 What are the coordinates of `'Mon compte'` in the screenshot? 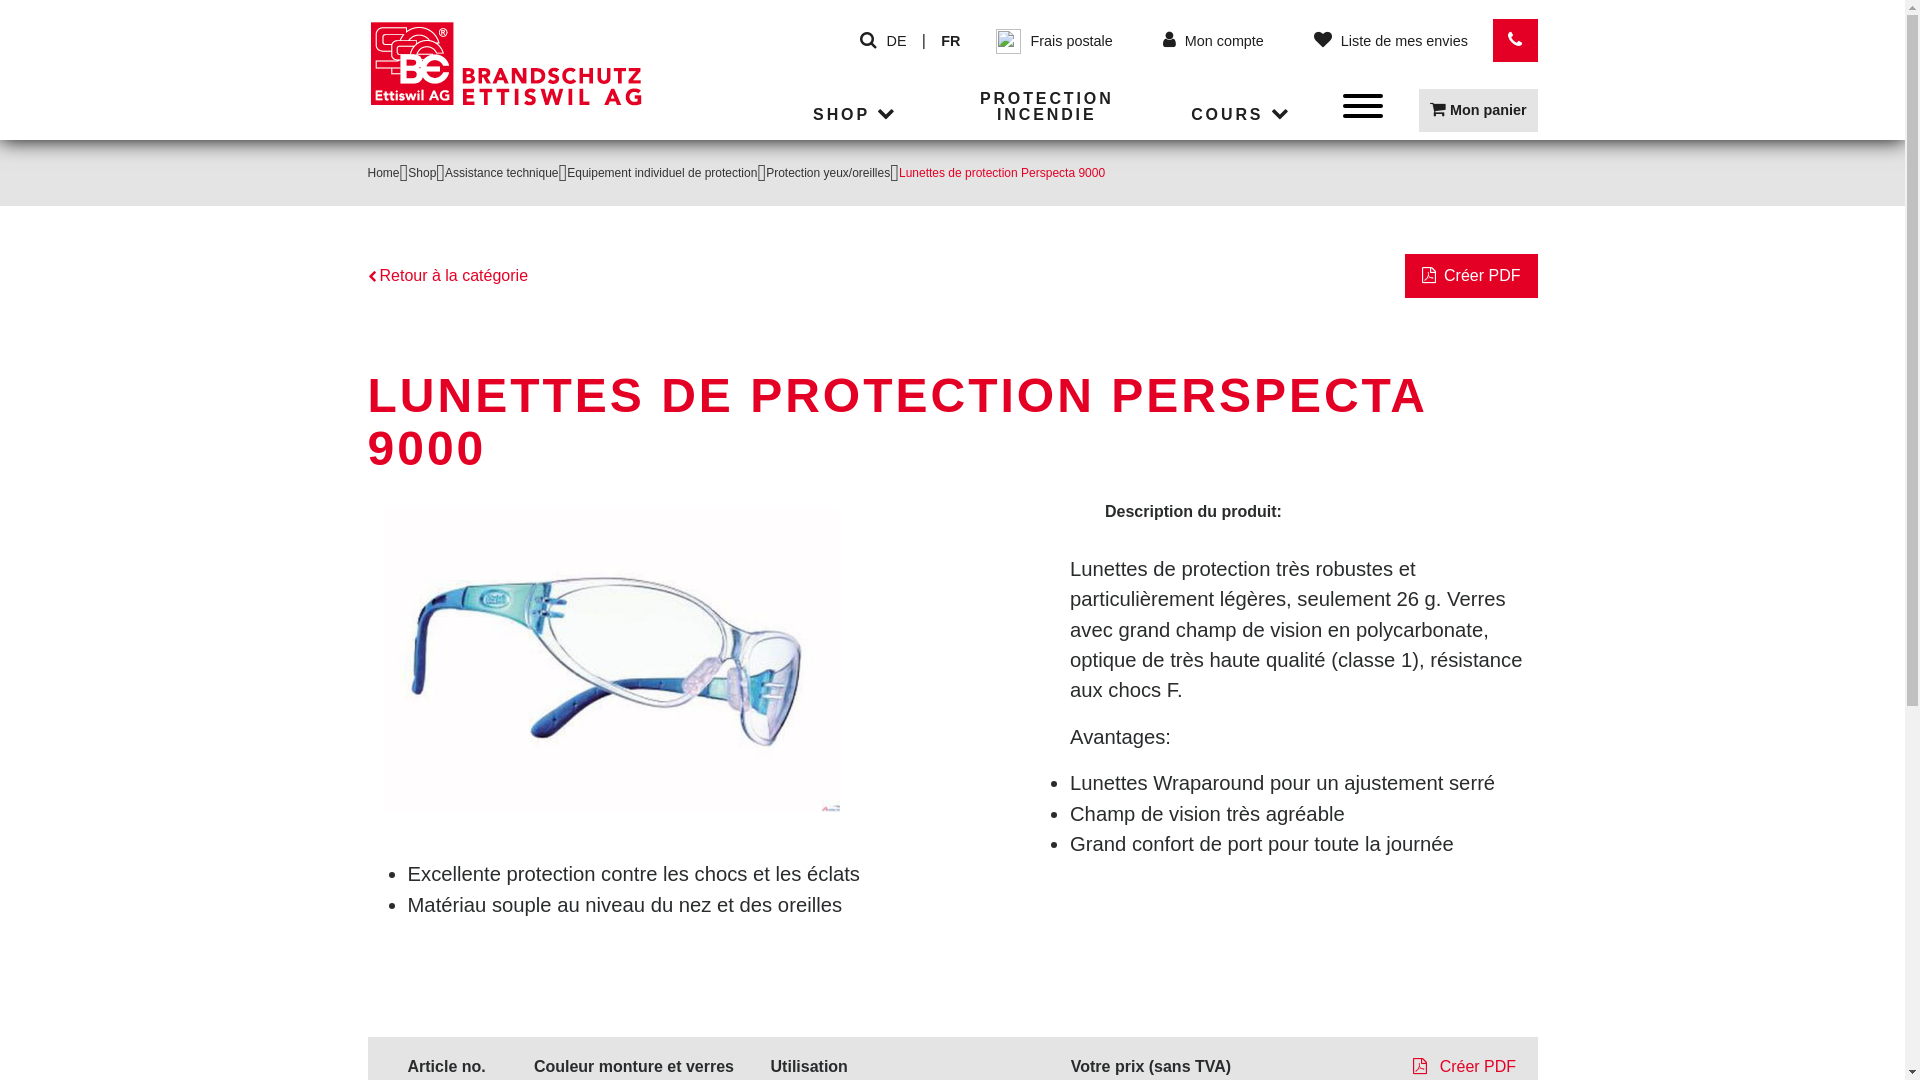 It's located at (1212, 41).